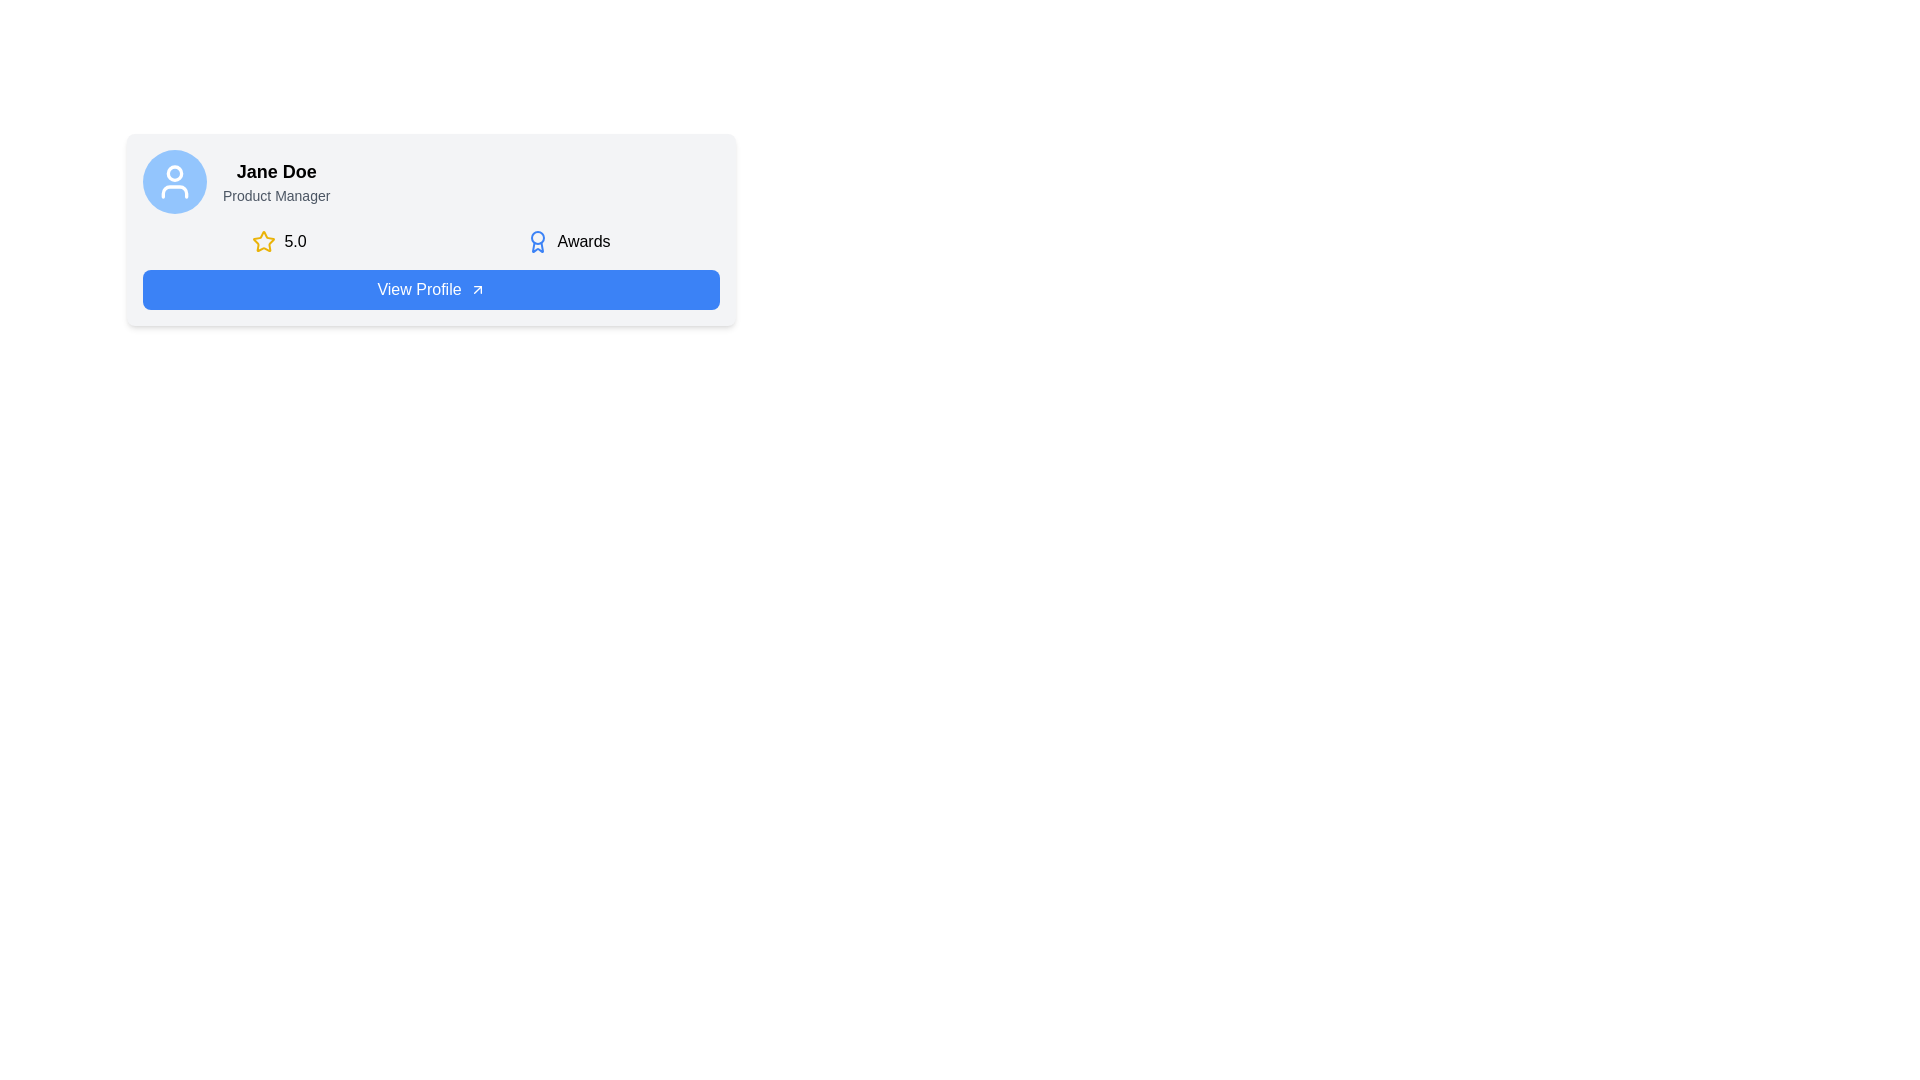  I want to click on the SVG circle element located at the top part of the avatar within the user's profile card, so click(174, 172).